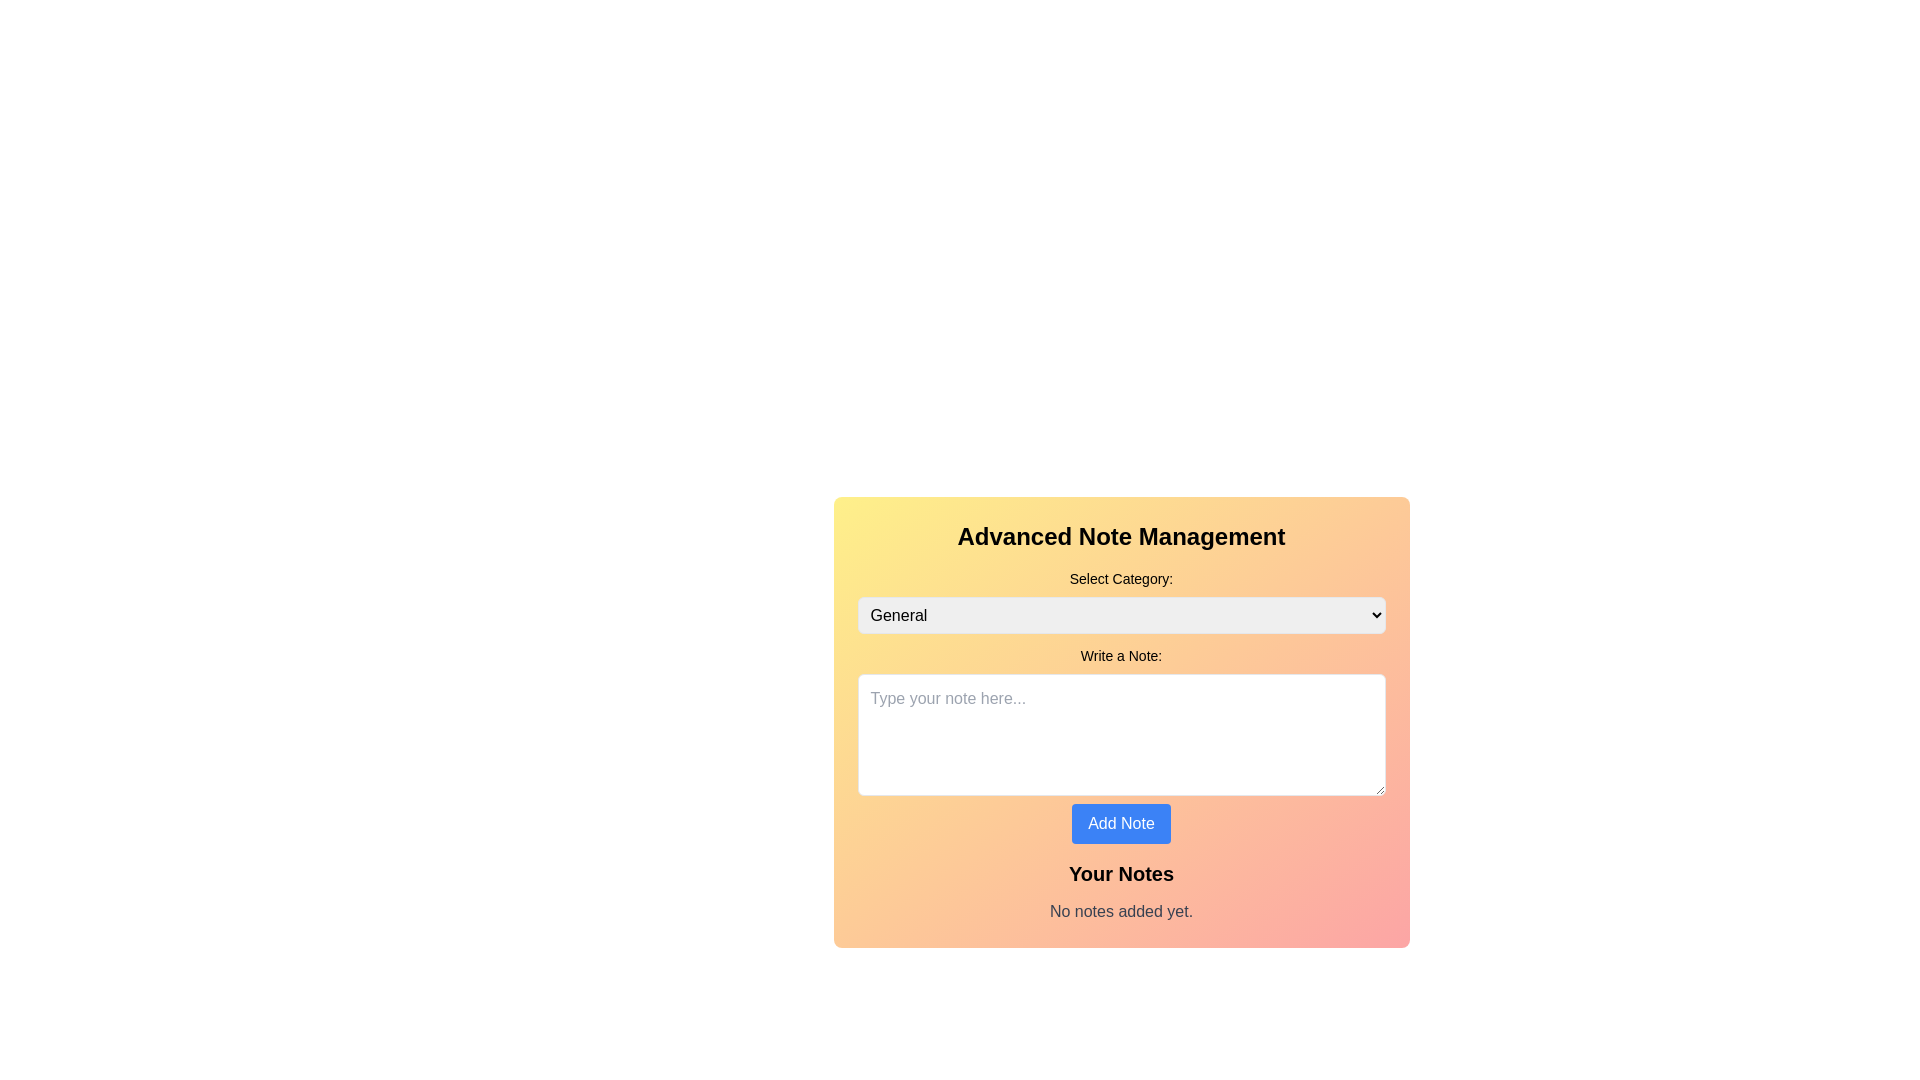 This screenshot has height=1080, width=1920. What do you see at coordinates (1121, 873) in the screenshot?
I see `text content of the Text Label located above the 'No notes added yet.' text line and below the 'Add Note' button in the 'Advanced Note Management' card` at bounding box center [1121, 873].